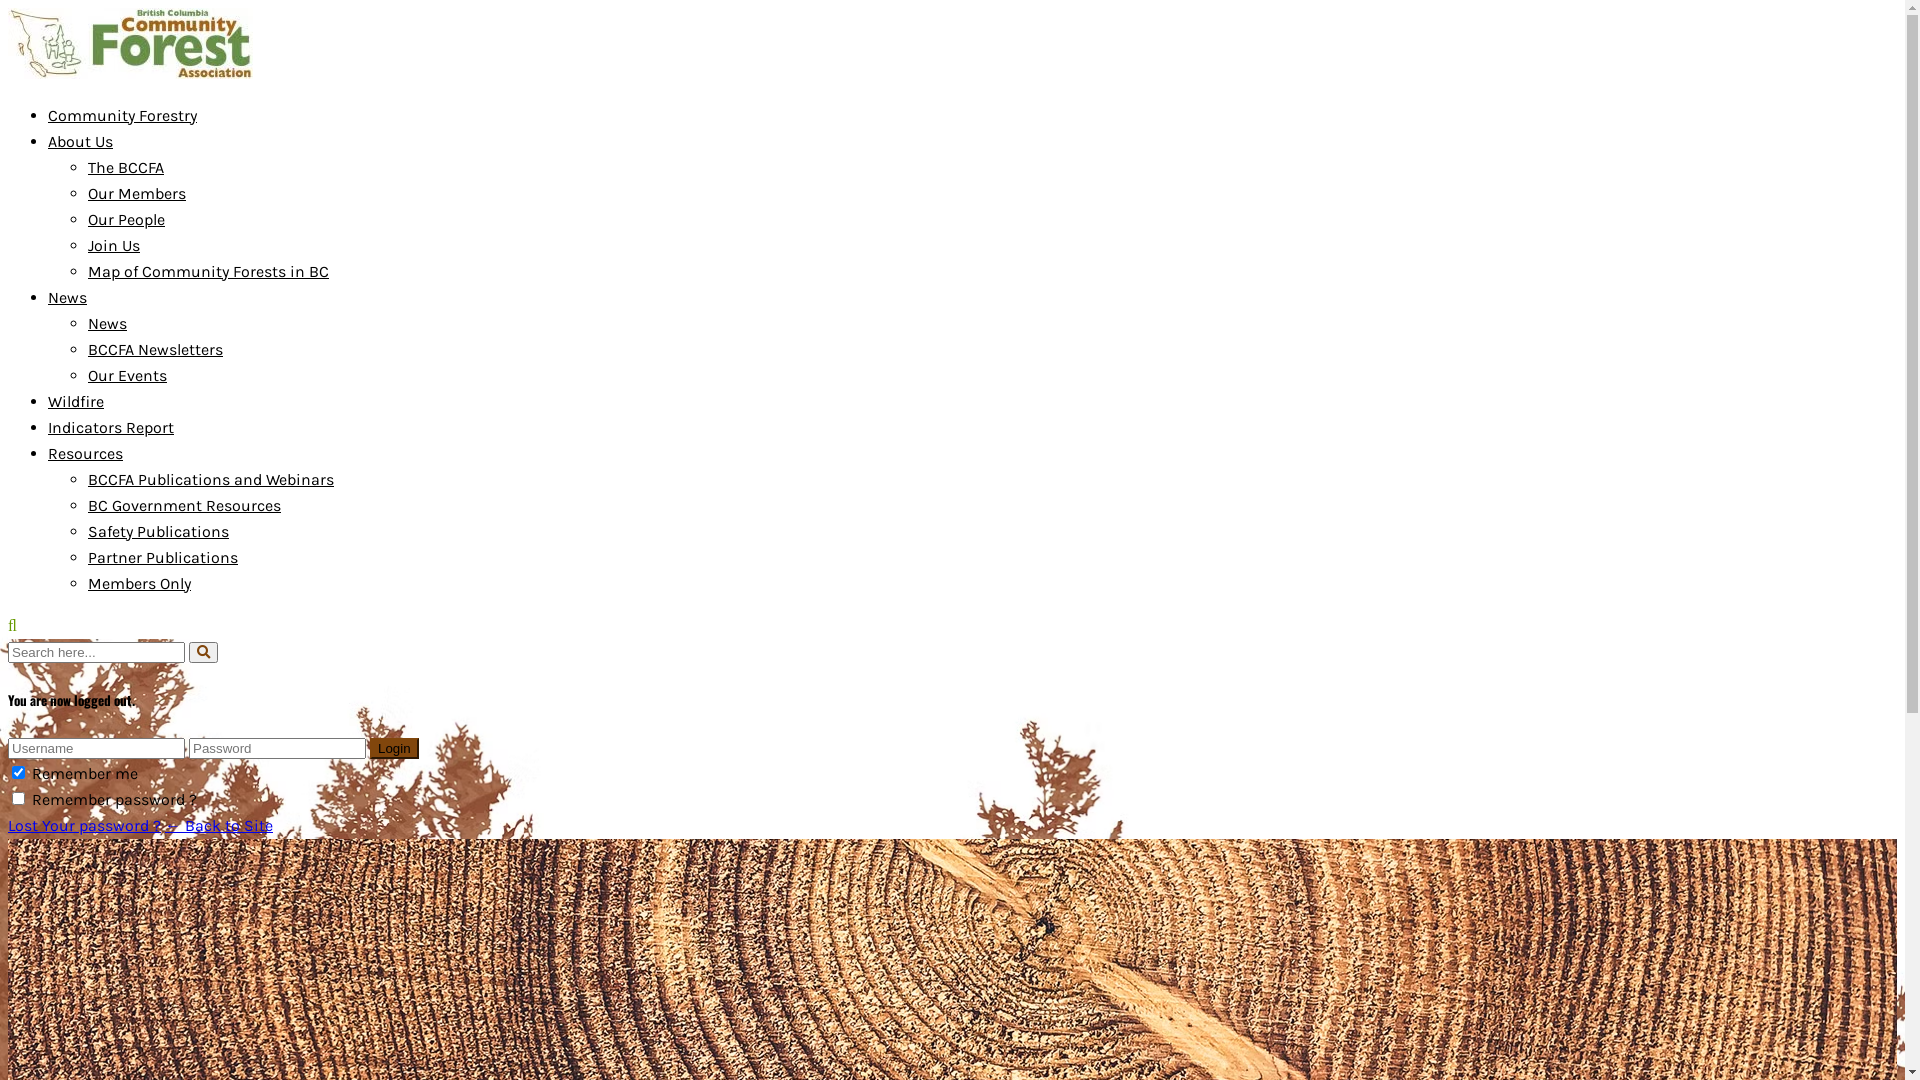 The image size is (1920, 1080). I want to click on 'Our Events', so click(126, 375).